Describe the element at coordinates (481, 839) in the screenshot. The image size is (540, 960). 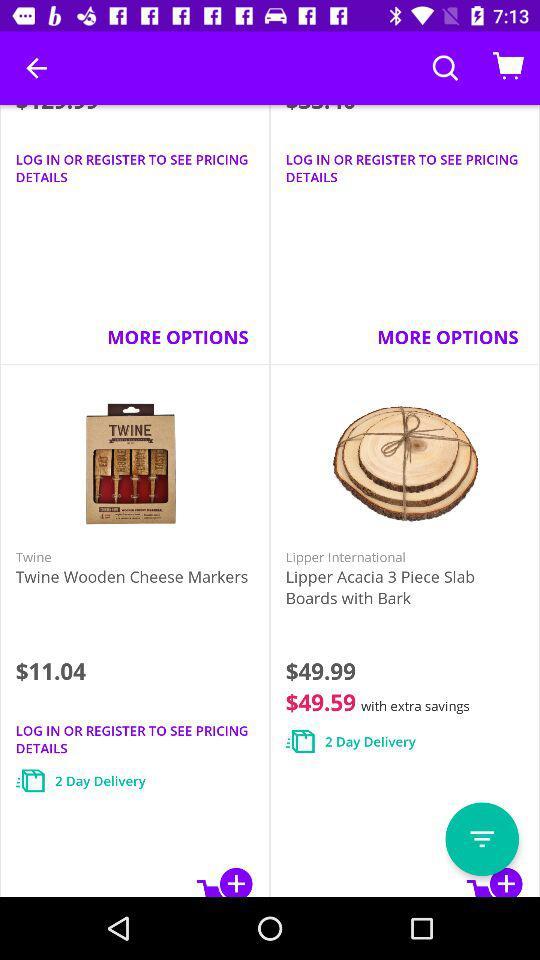
I see `the filter icon to the bottom right corner` at that location.